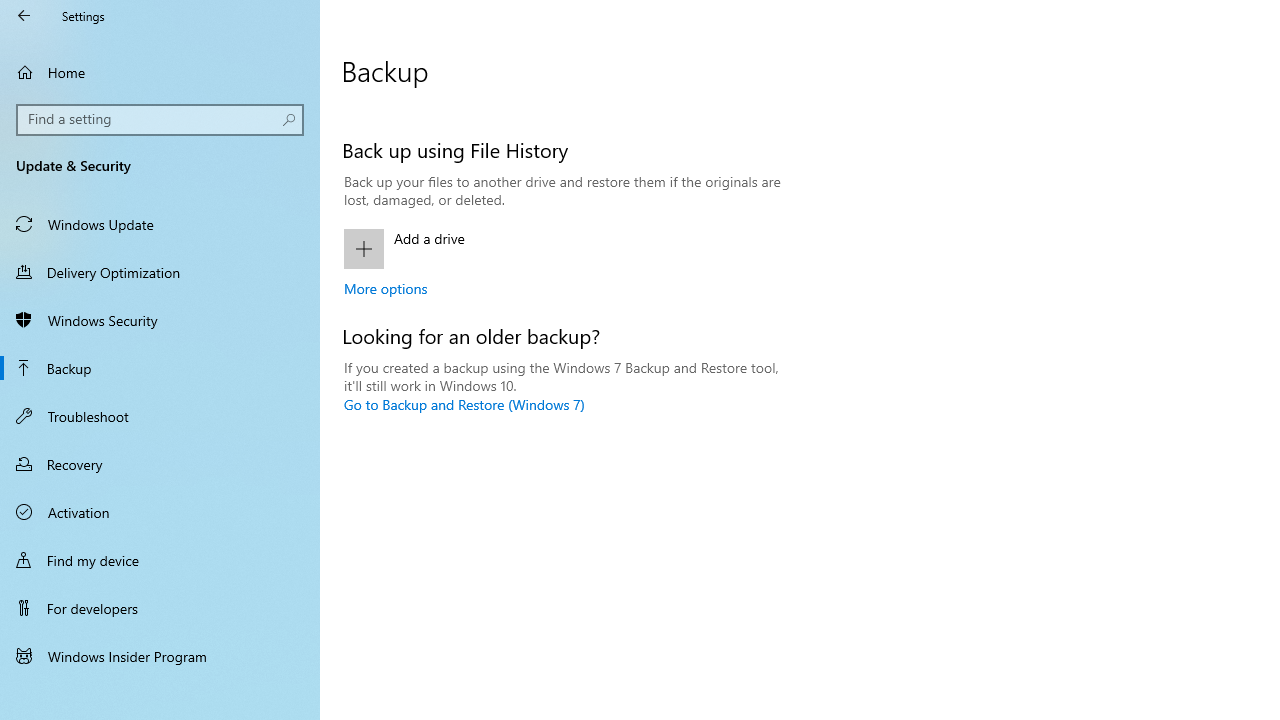 The height and width of the screenshot is (720, 1280). I want to click on 'Search box, Find a setting', so click(160, 119).